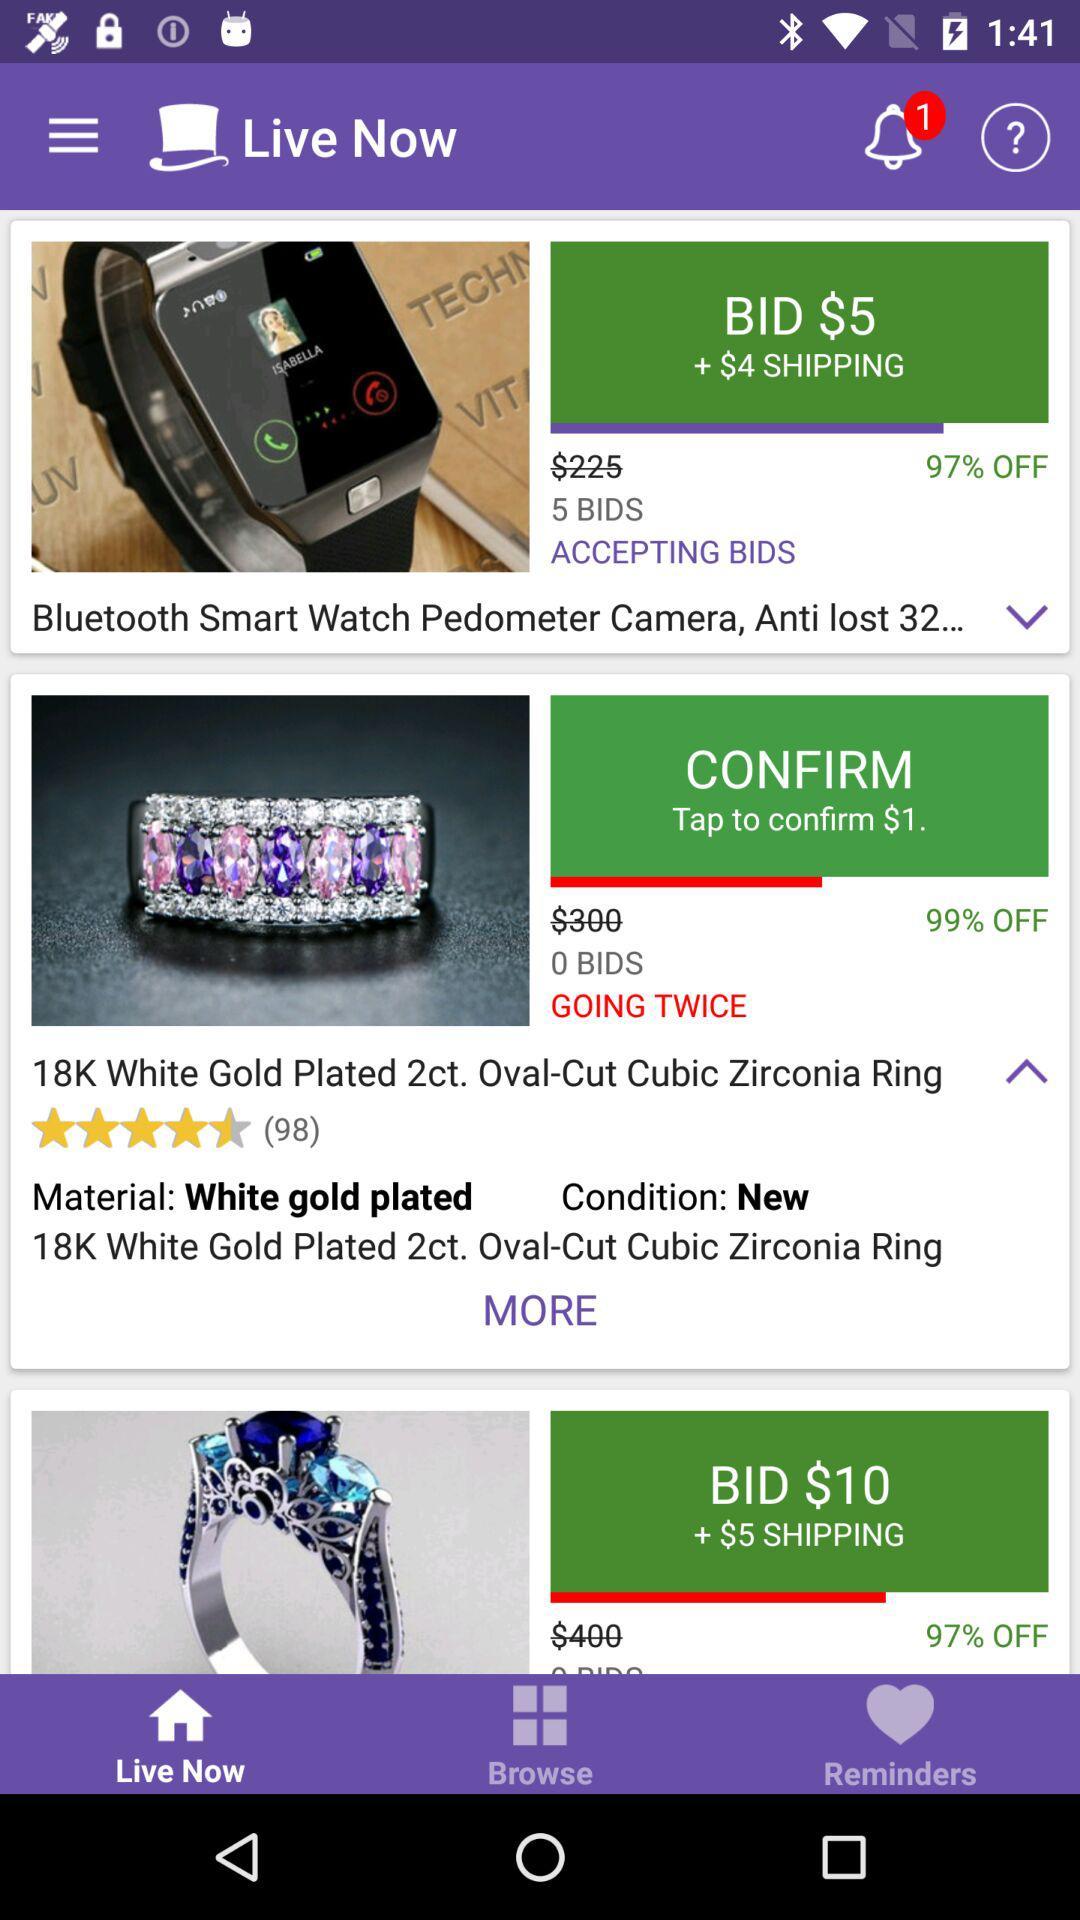 This screenshot has height=1920, width=1080. Describe the element at coordinates (280, 860) in the screenshot. I see `open product` at that location.